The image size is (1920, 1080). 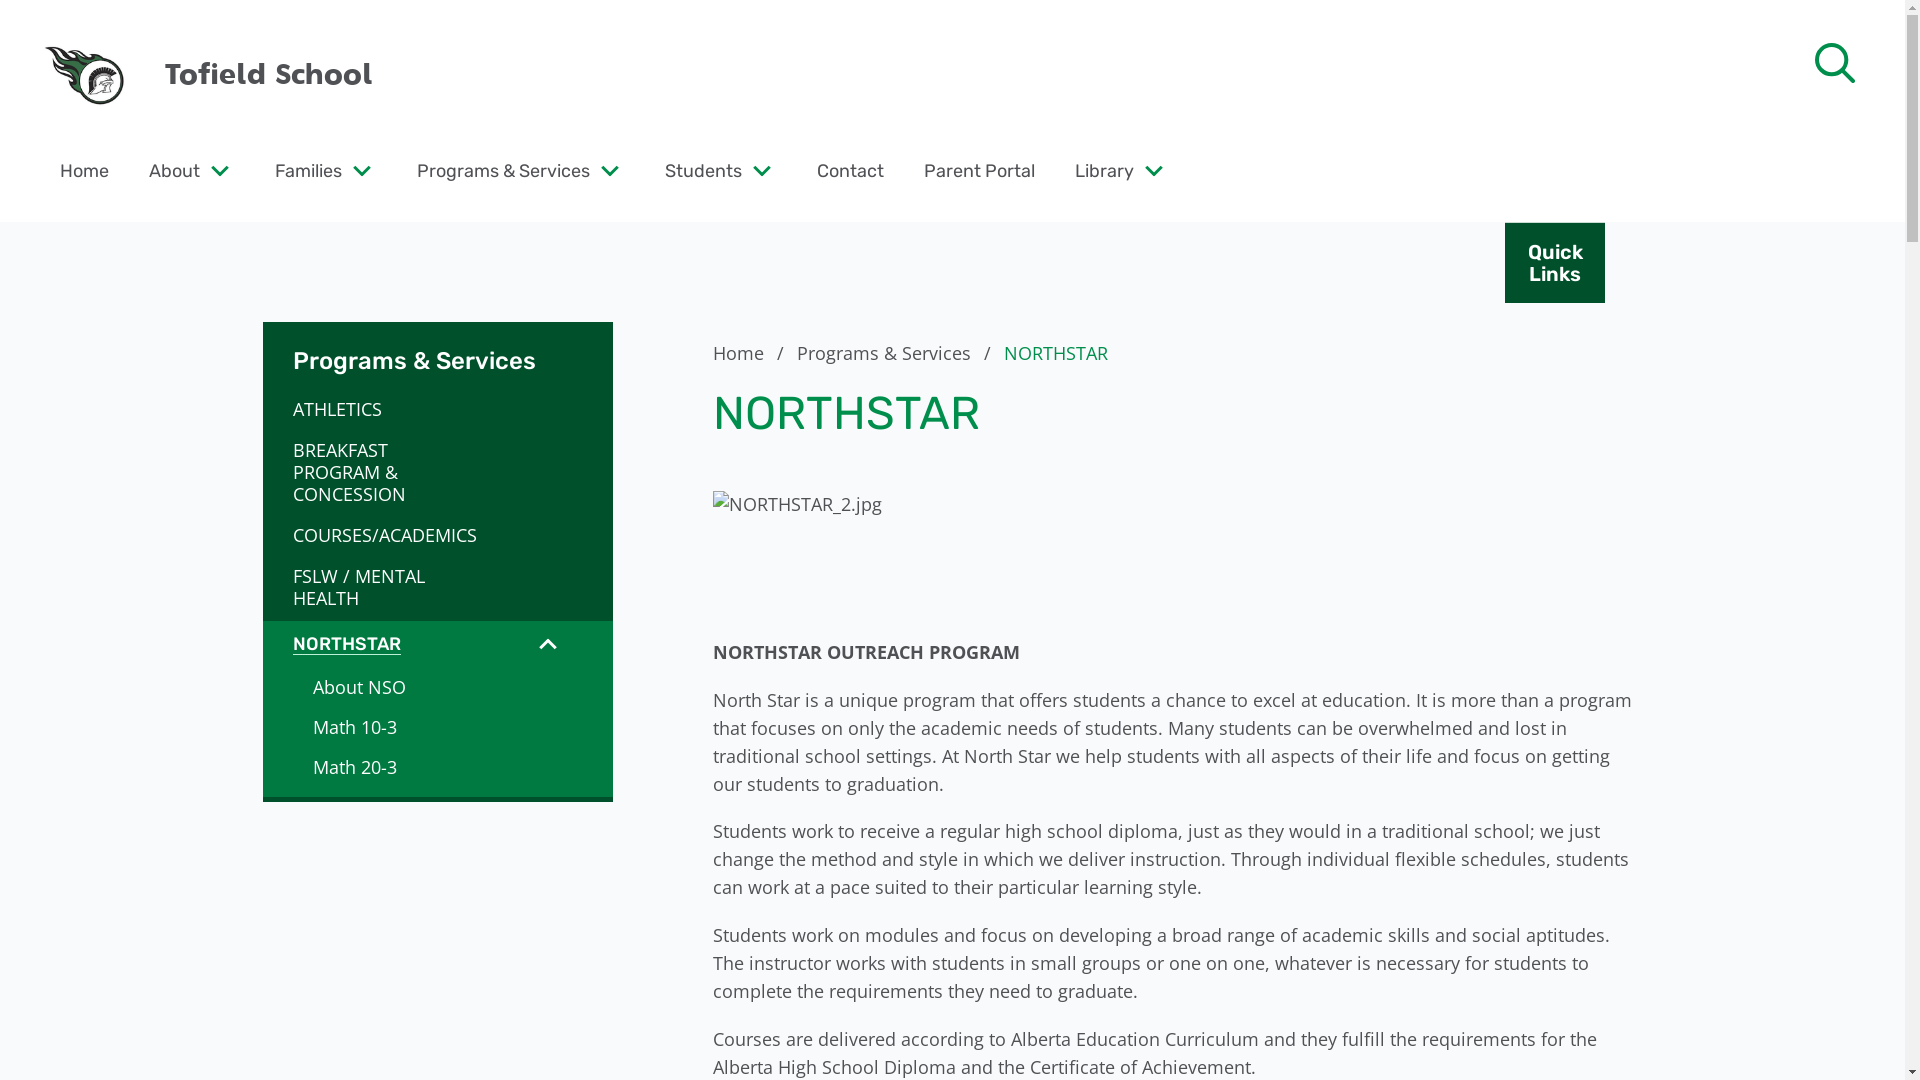 I want to click on 'FSLW / MENTAL HEALTH', so click(x=379, y=585).